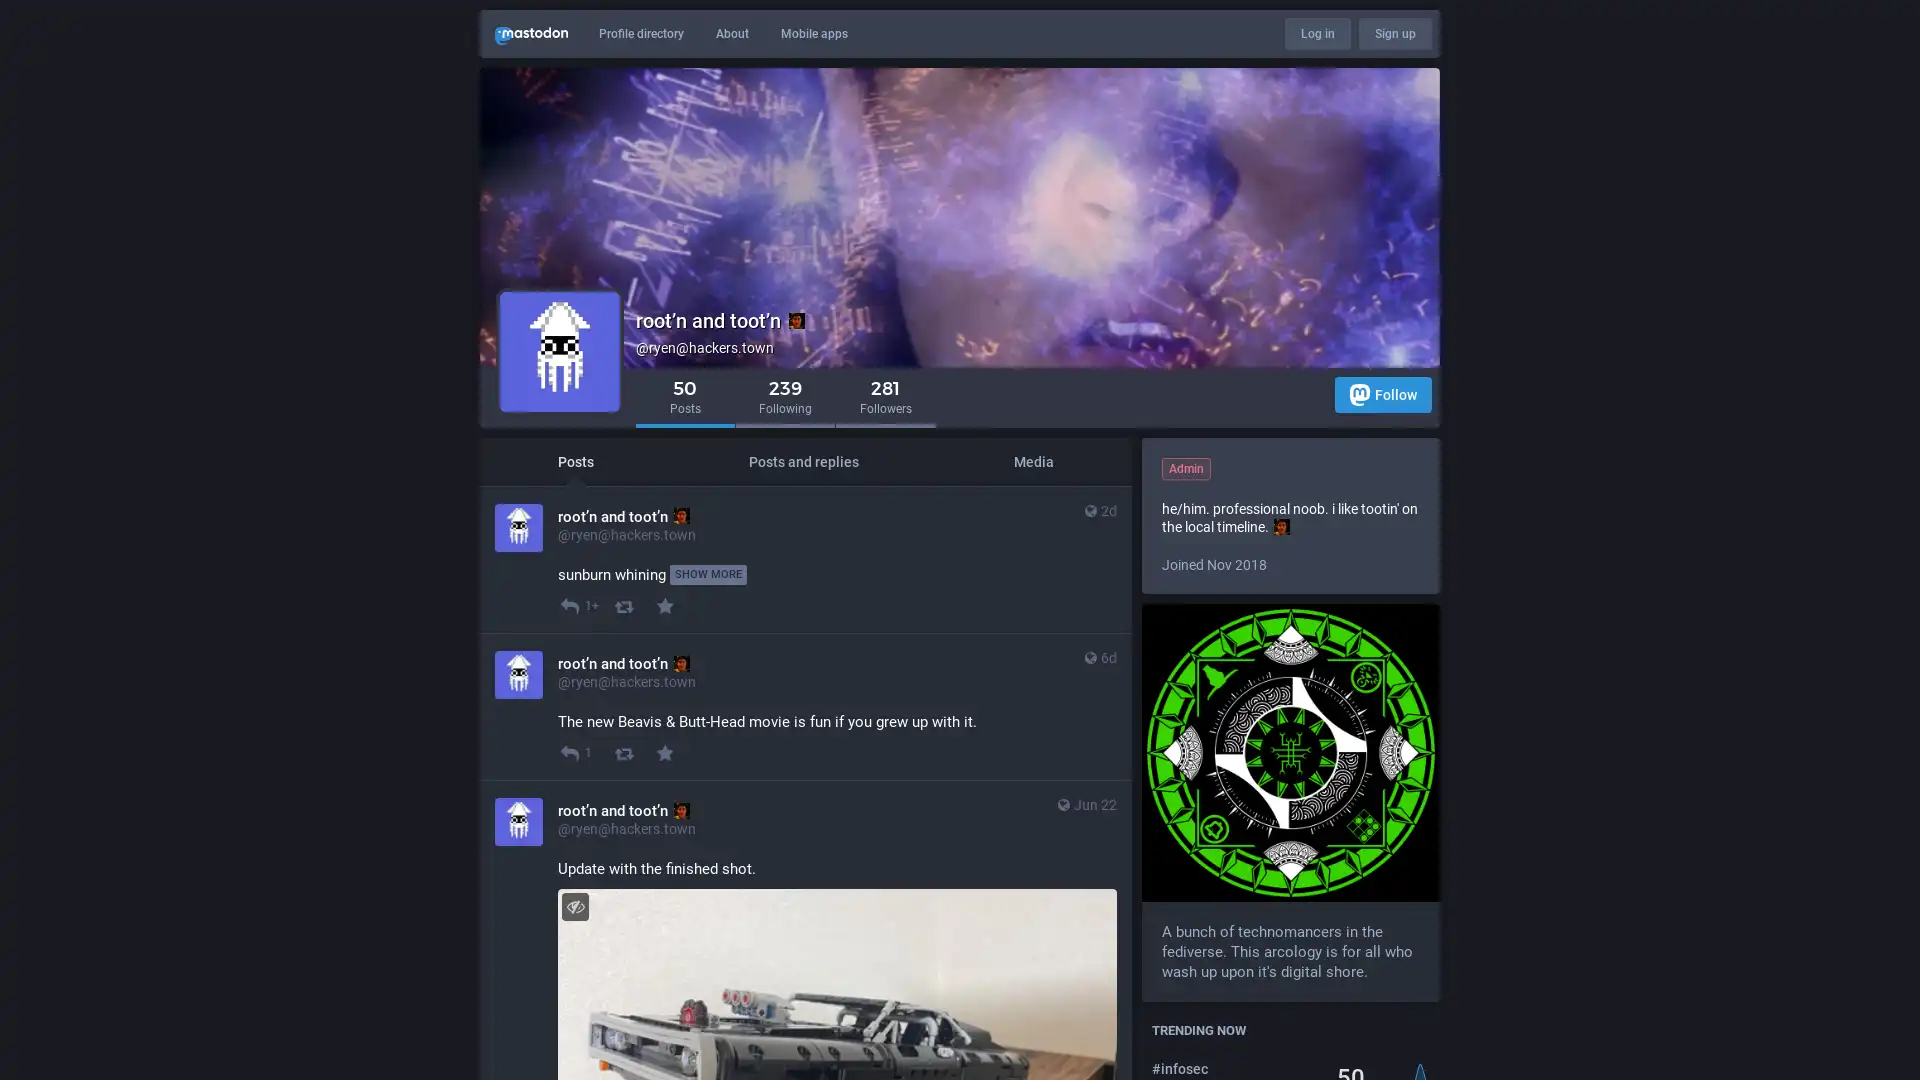 The height and width of the screenshot is (1080, 1920). What do you see at coordinates (574, 906) in the screenshot?
I see `Hide image` at bounding box center [574, 906].